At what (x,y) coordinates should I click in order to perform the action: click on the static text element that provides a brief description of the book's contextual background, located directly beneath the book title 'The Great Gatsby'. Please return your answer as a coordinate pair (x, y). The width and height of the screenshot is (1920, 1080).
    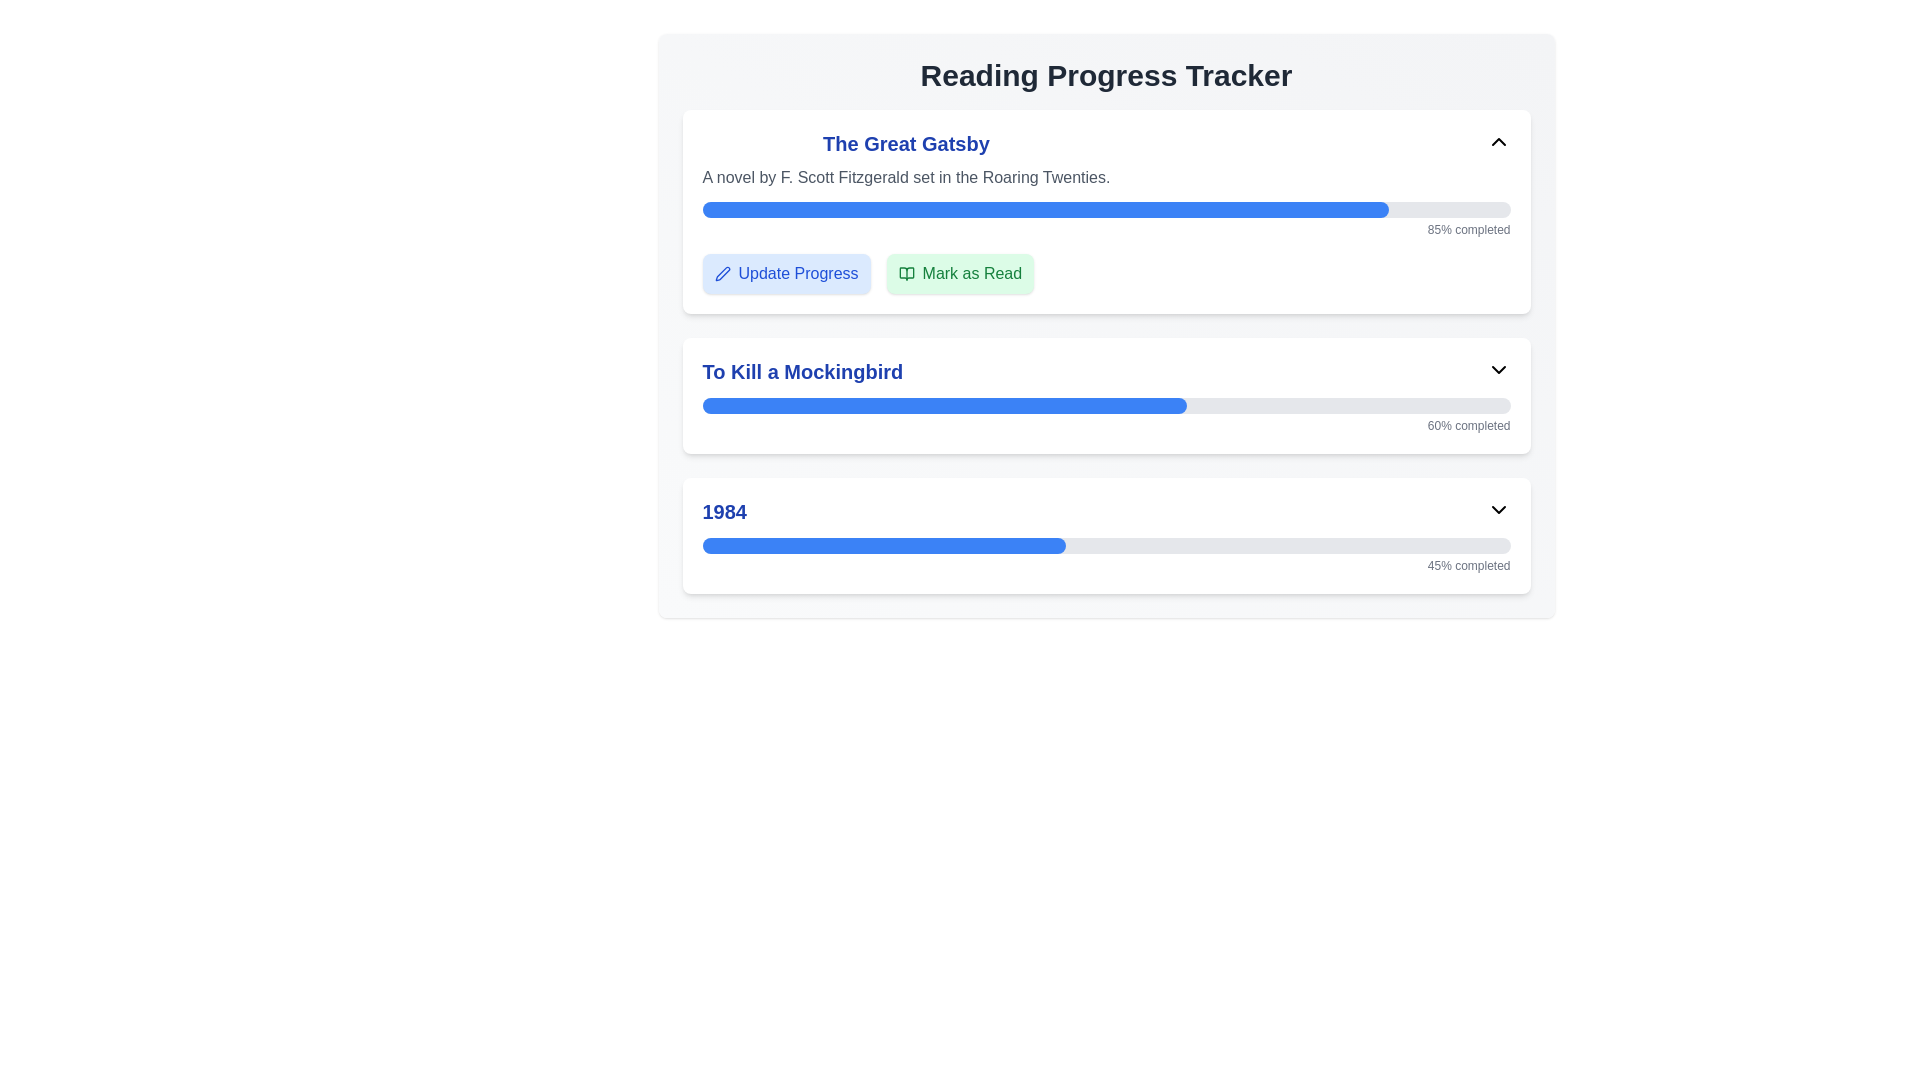
    Looking at the image, I should click on (905, 176).